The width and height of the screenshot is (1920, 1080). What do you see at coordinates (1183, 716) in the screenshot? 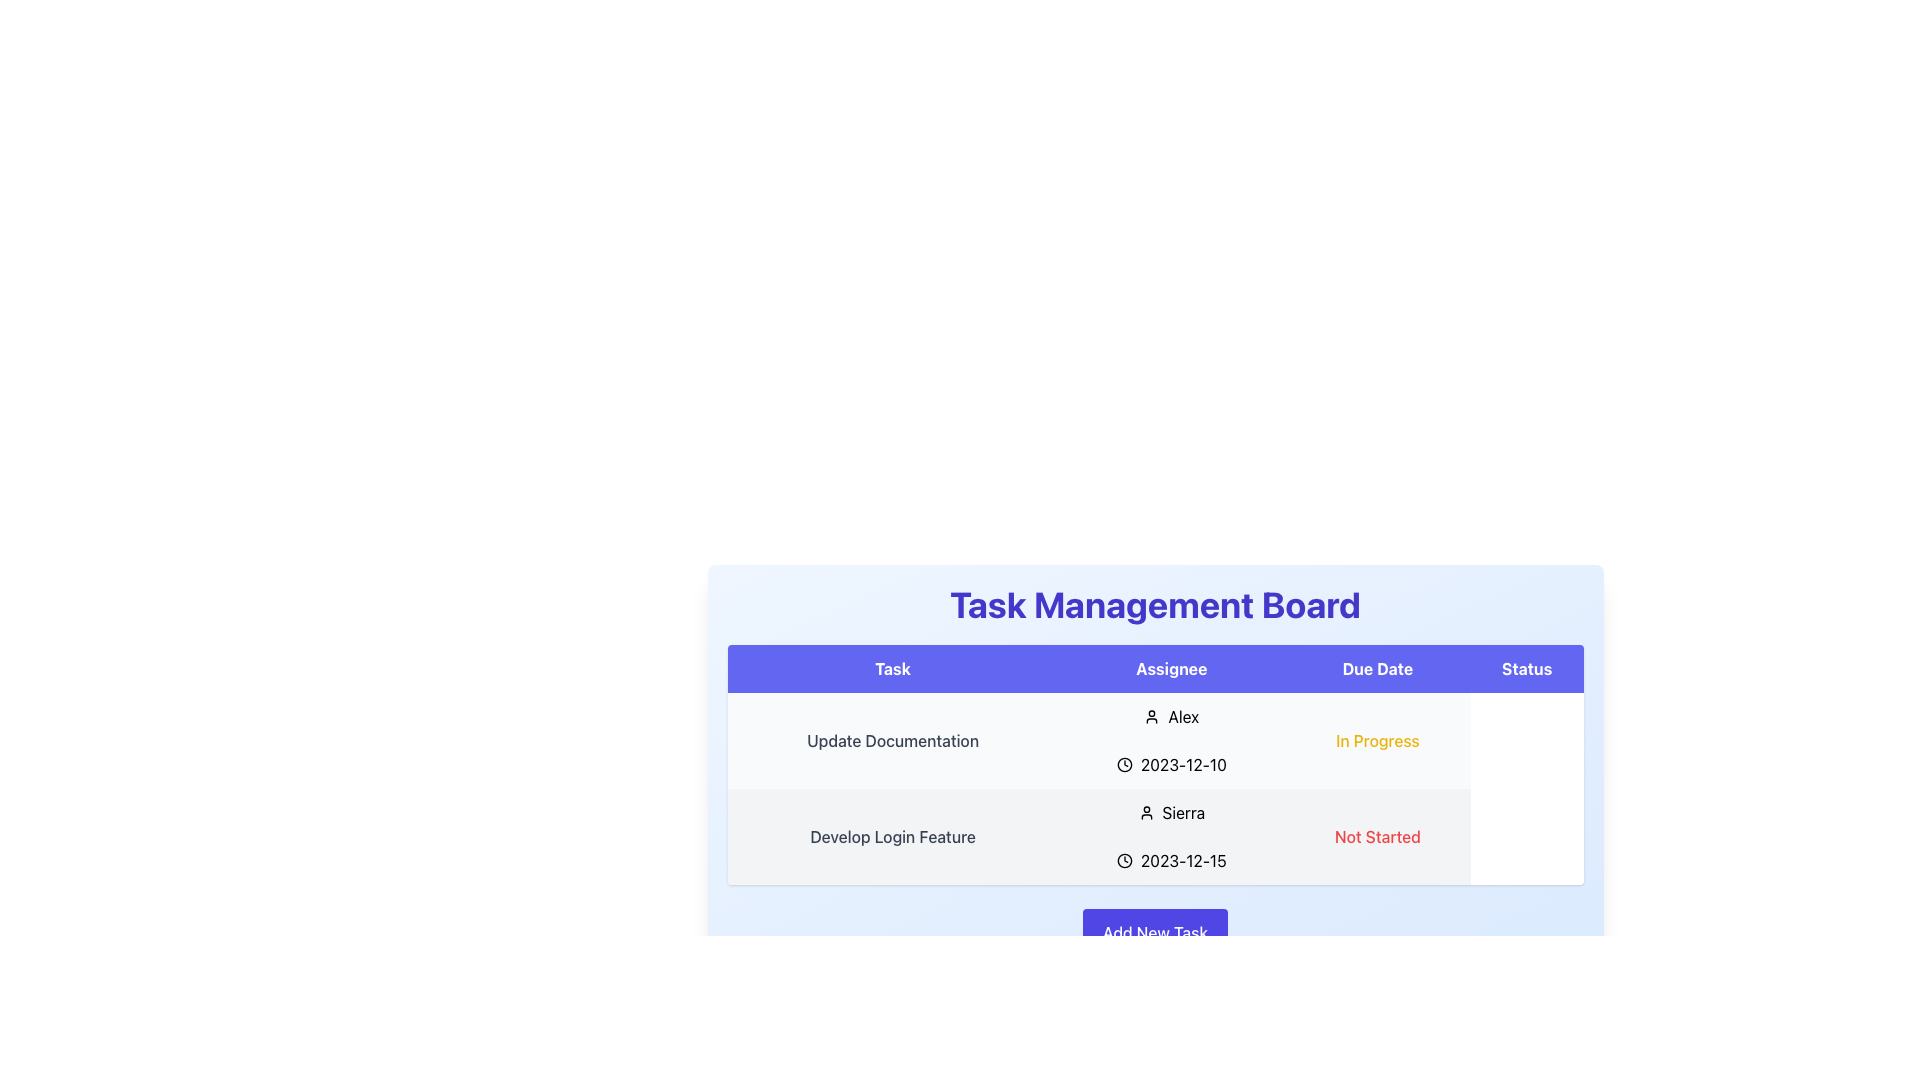
I see `the text 'Alex' located in the 'Assignee' column of the task management table, which is styled in bold black and is interactive` at bounding box center [1183, 716].